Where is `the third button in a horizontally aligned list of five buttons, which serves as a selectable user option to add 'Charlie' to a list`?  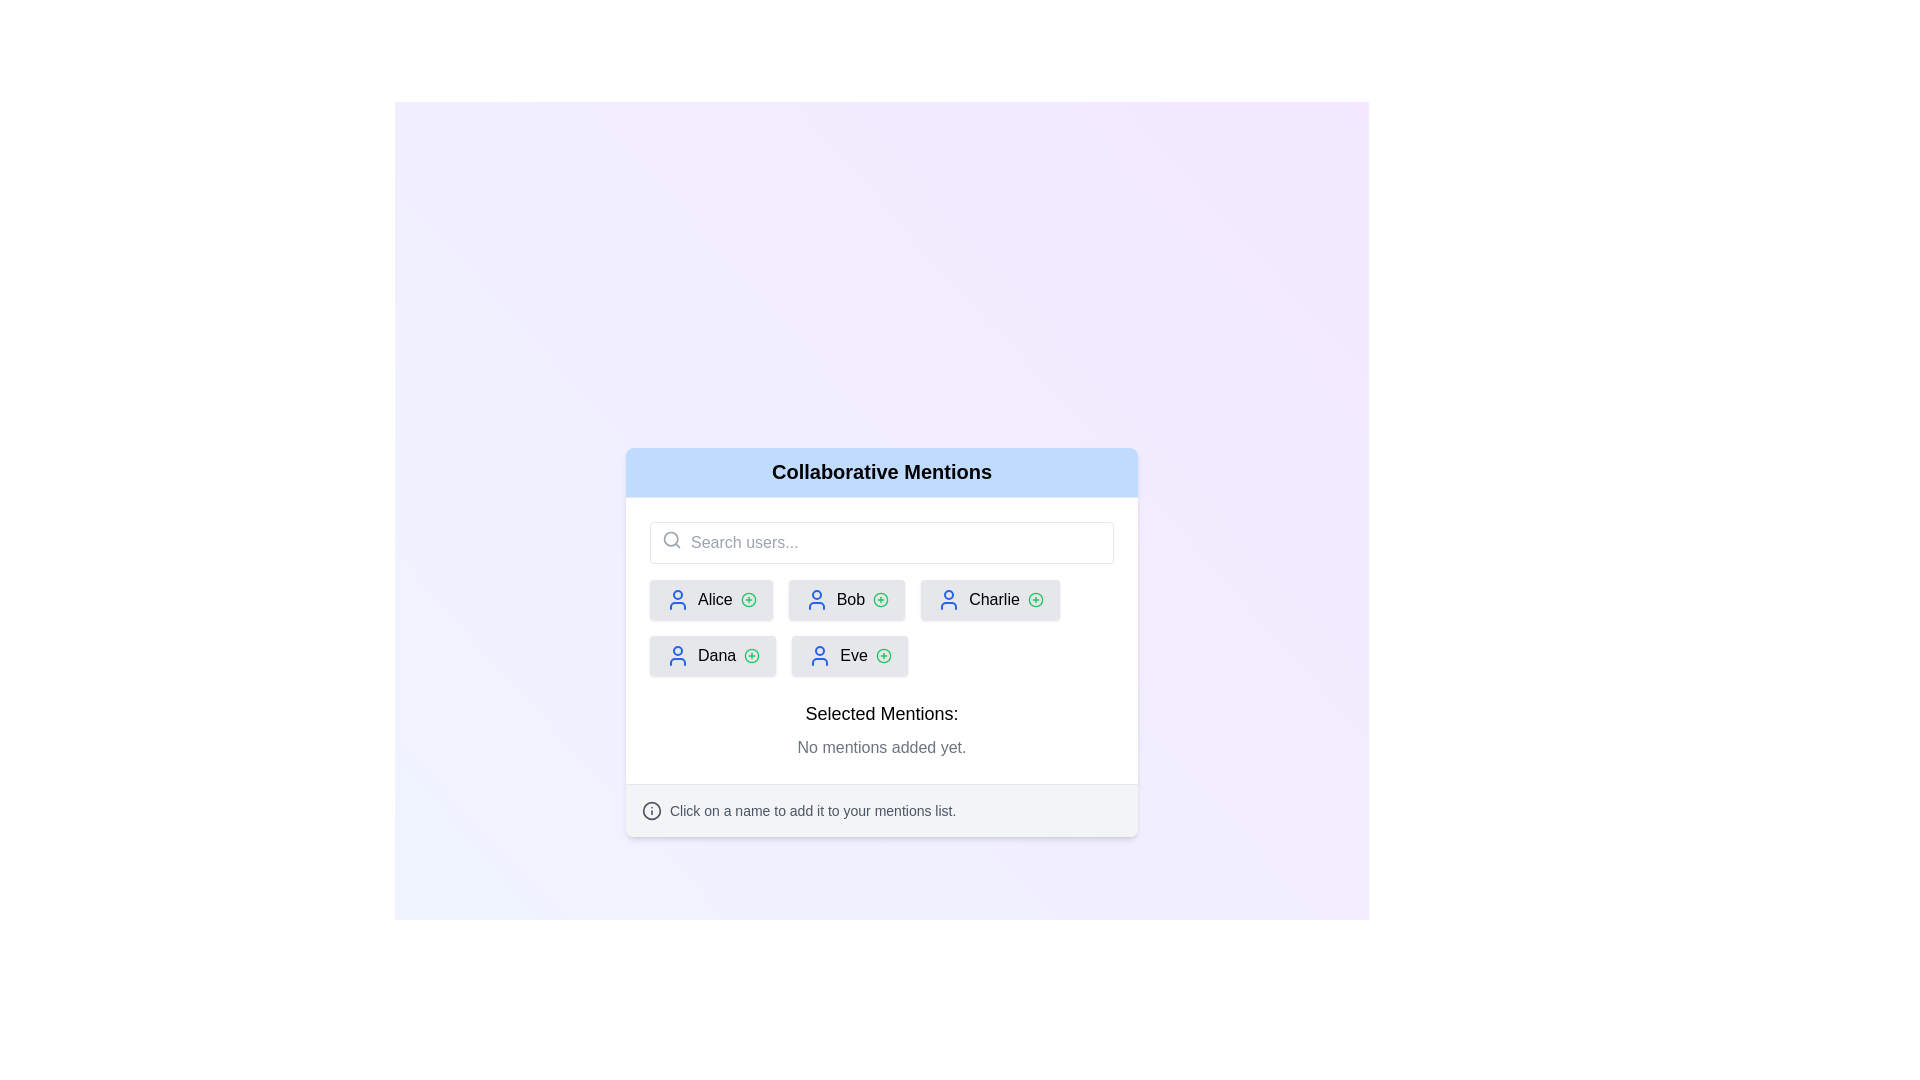
the third button in a horizontally aligned list of five buttons, which serves as a selectable user option to add 'Charlie' to a list is located at coordinates (990, 598).